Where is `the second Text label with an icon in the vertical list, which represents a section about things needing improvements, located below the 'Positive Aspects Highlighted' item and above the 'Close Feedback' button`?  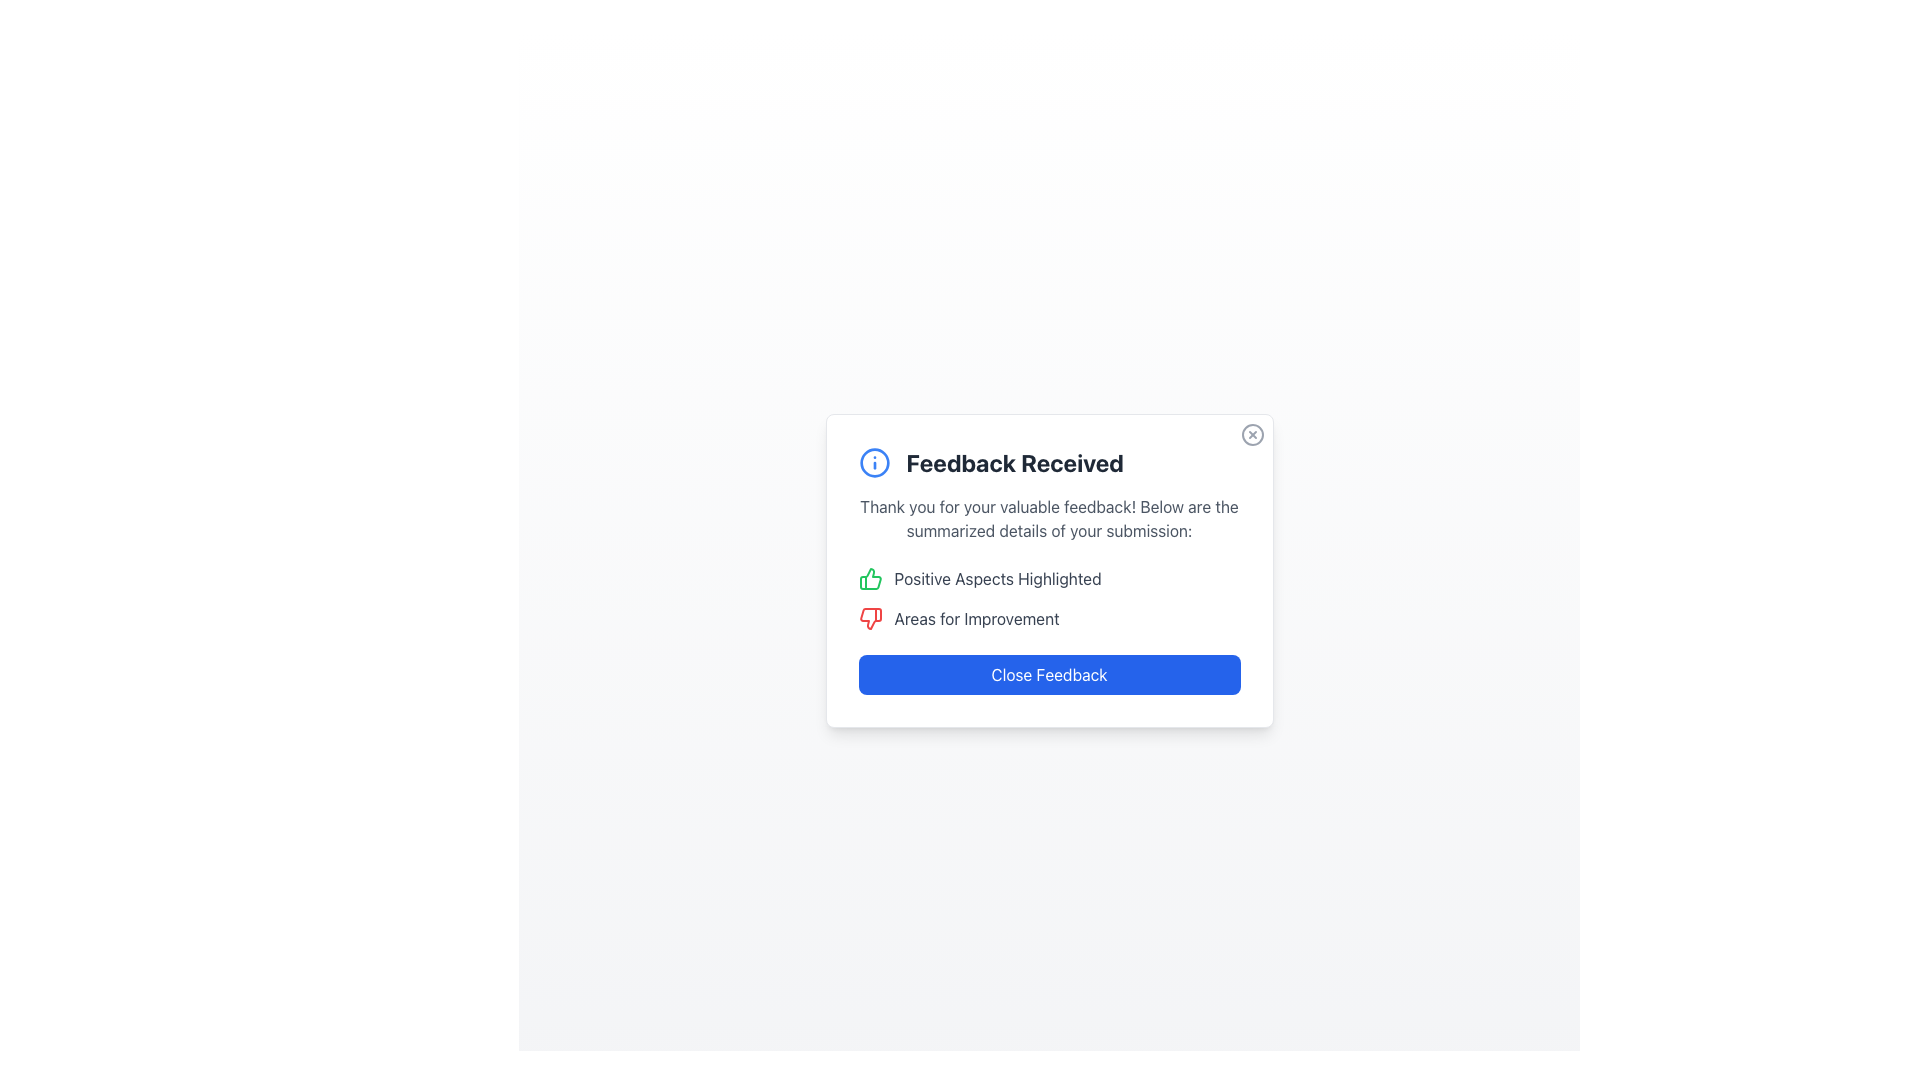 the second Text label with an icon in the vertical list, which represents a section about things needing improvements, located below the 'Positive Aspects Highlighted' item and above the 'Close Feedback' button is located at coordinates (1048, 617).